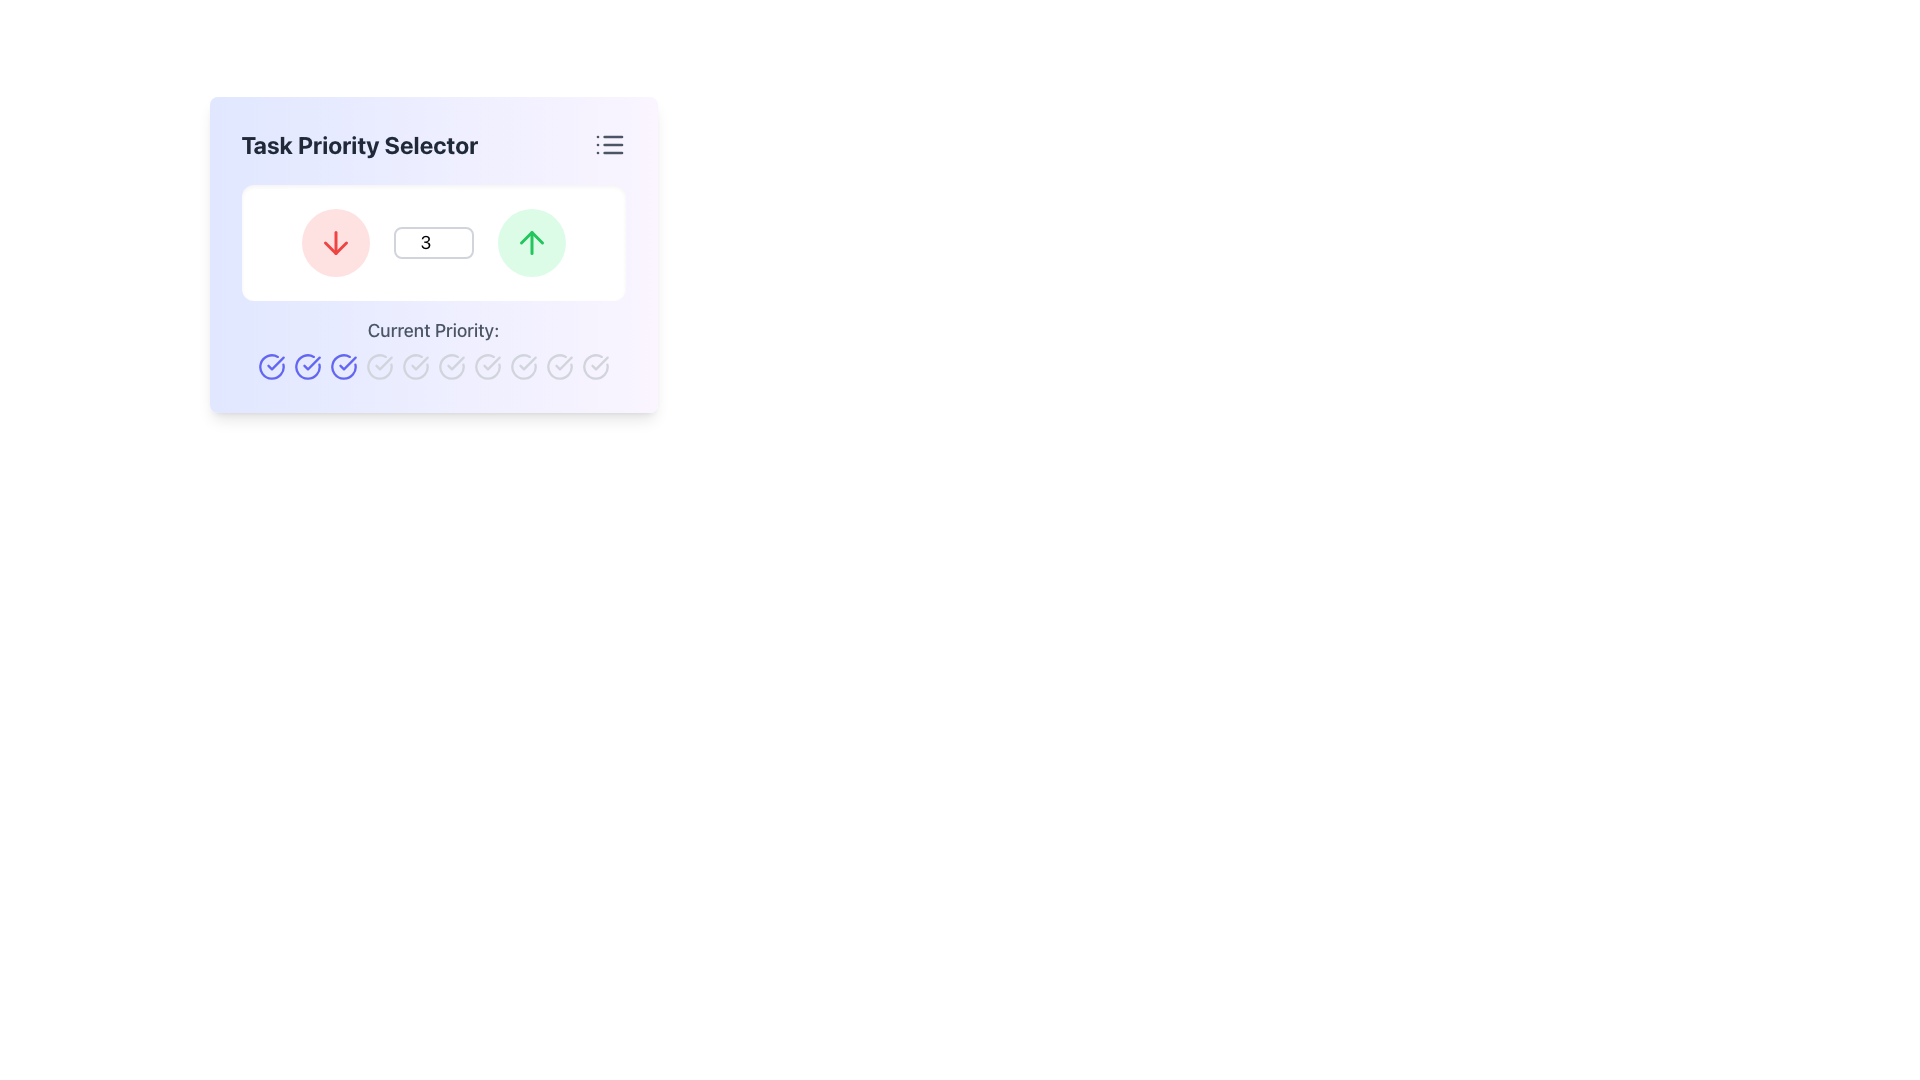 The image size is (1920, 1080). Describe the element at coordinates (594, 366) in the screenshot. I see `the 9th circular icon representing an unselected state in the 'Task Priority Selector'` at that location.